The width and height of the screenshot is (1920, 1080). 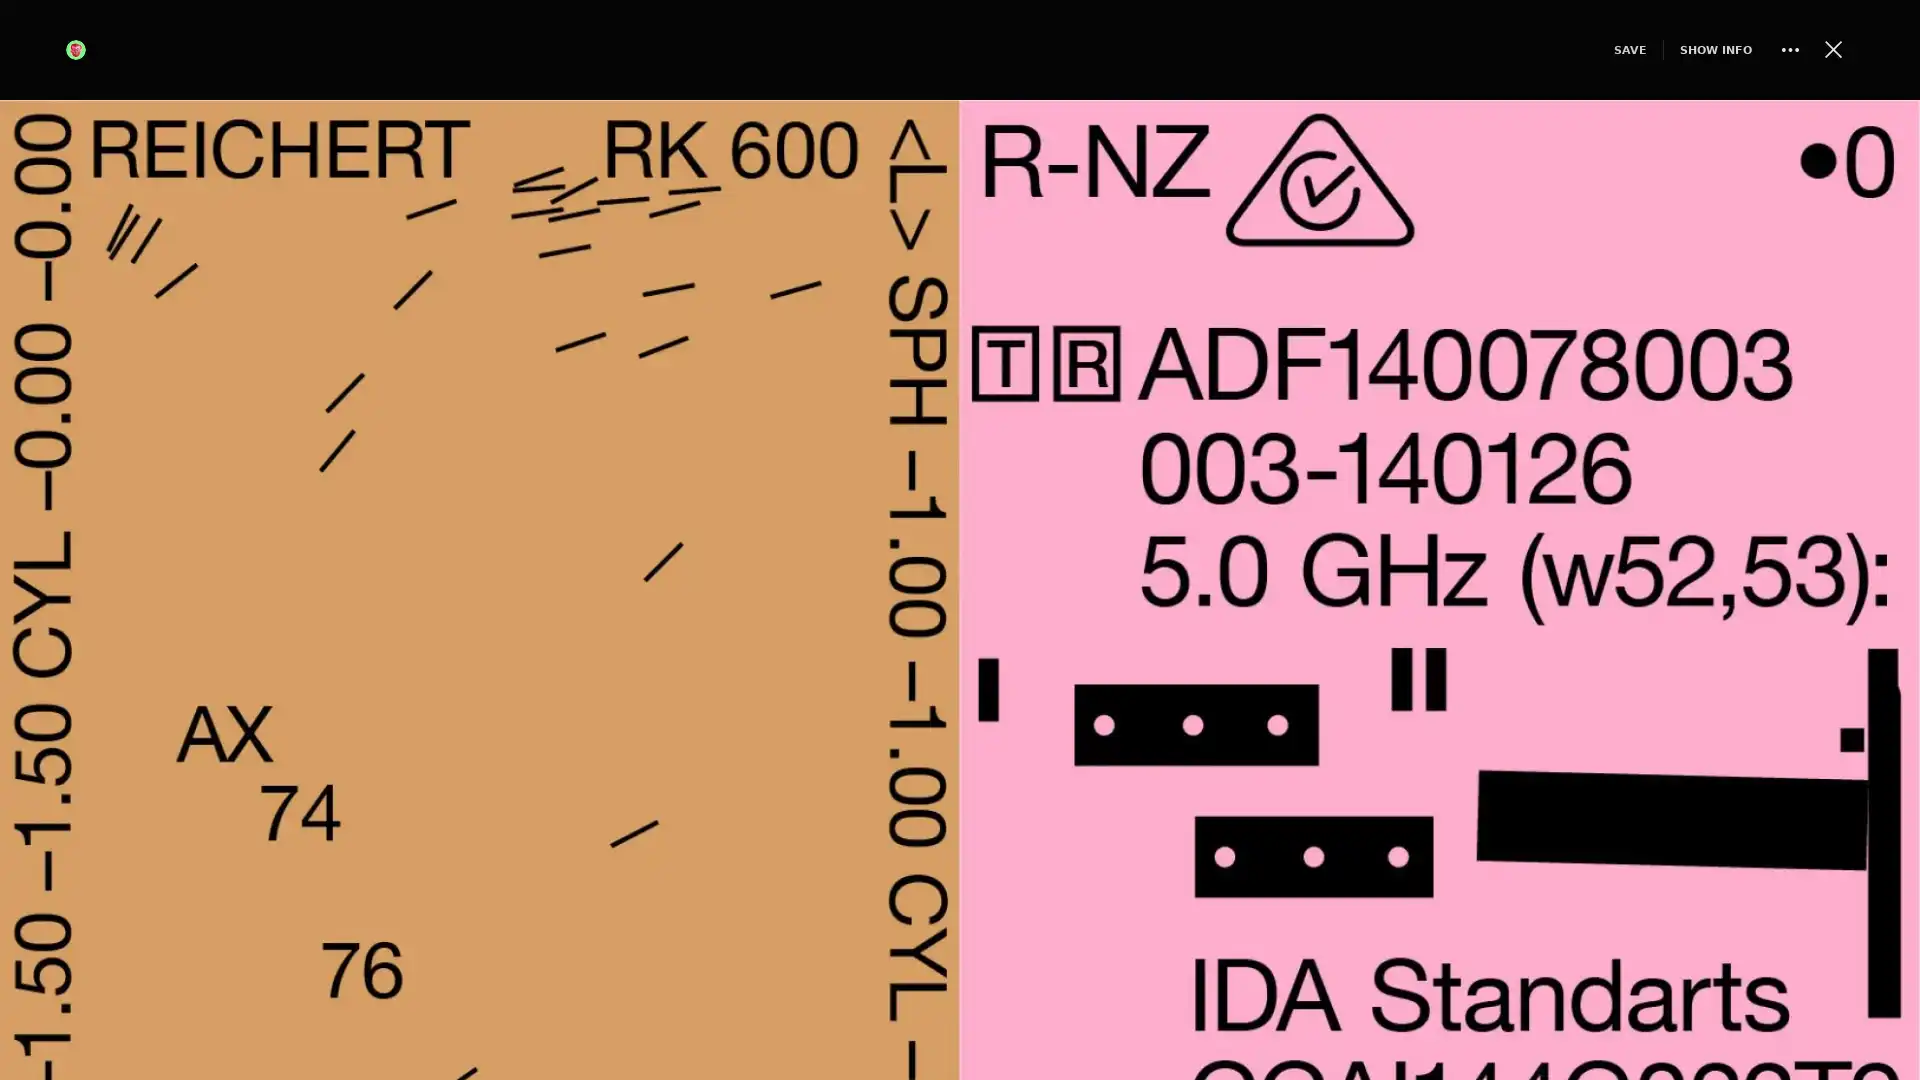 I want to click on SAVE, so click(x=1593, y=48).